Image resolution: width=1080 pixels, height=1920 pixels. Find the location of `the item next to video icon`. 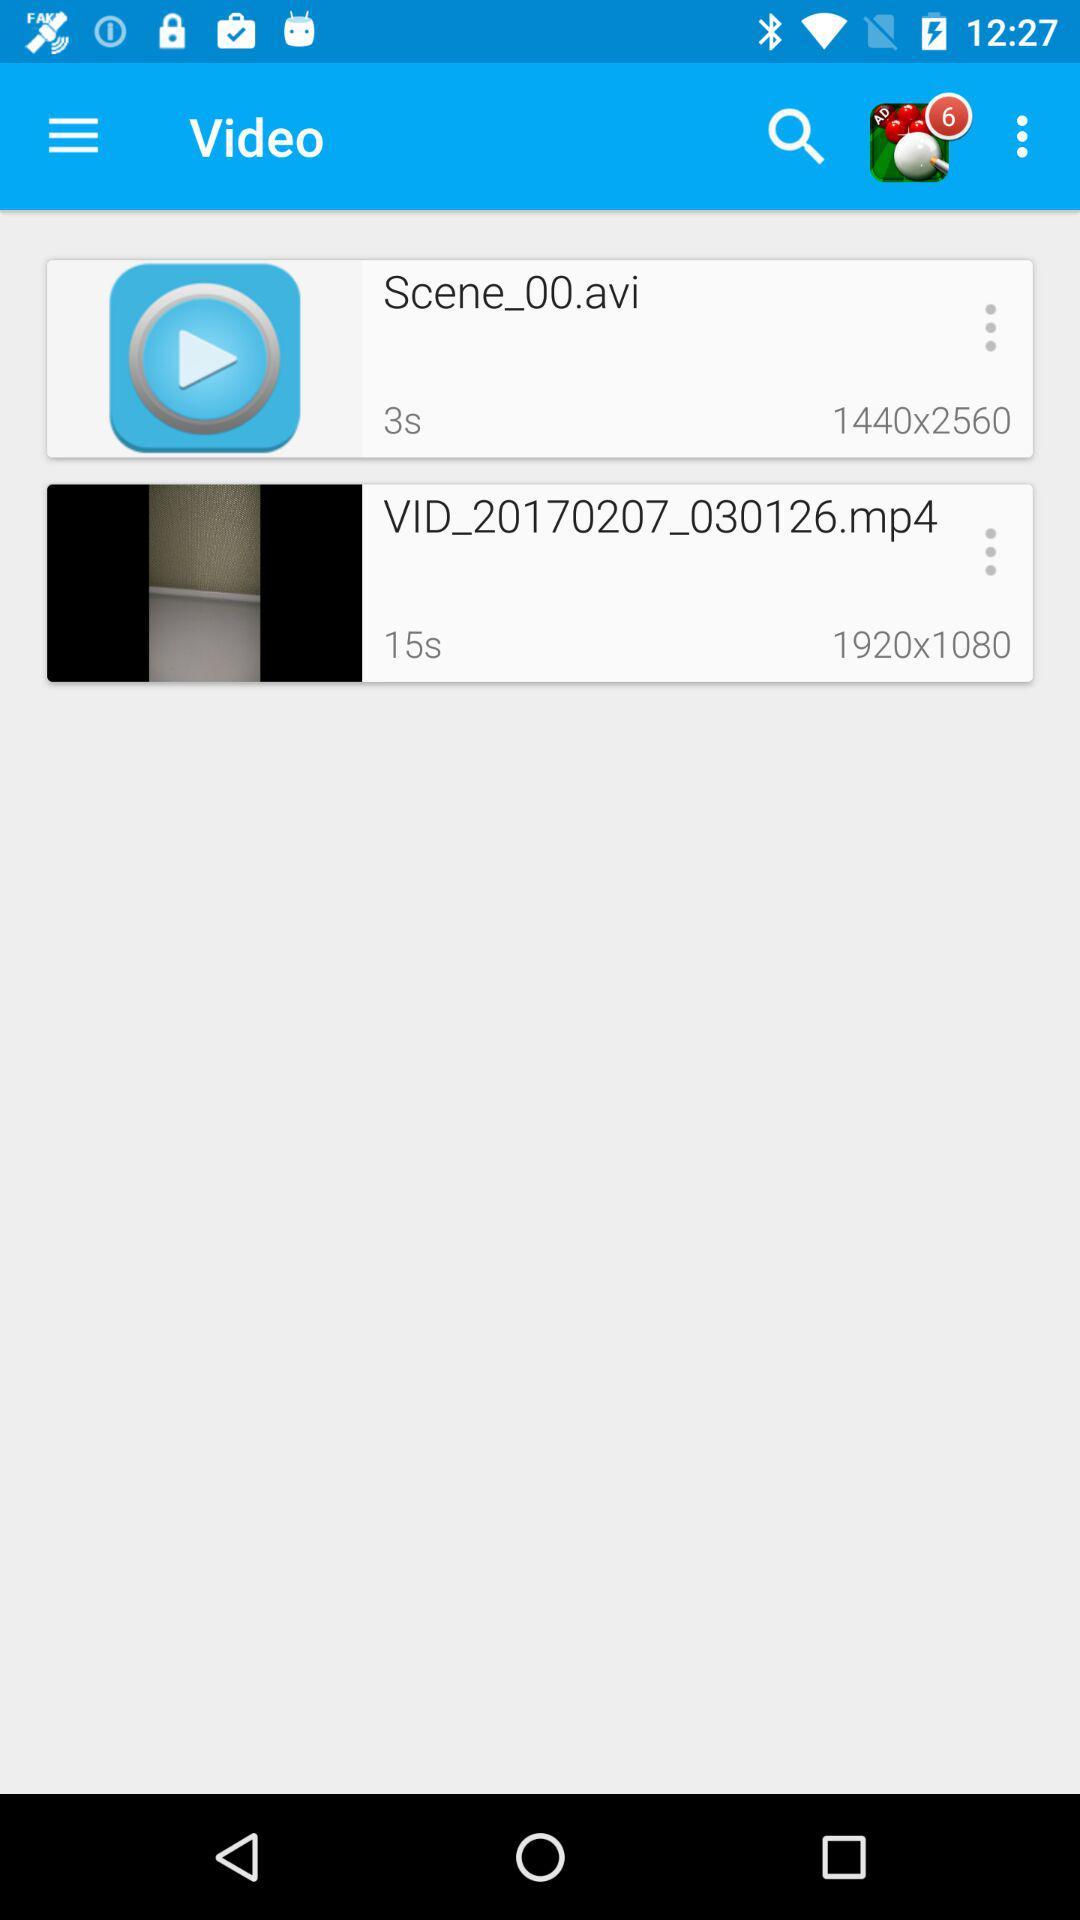

the item next to video icon is located at coordinates (72, 135).